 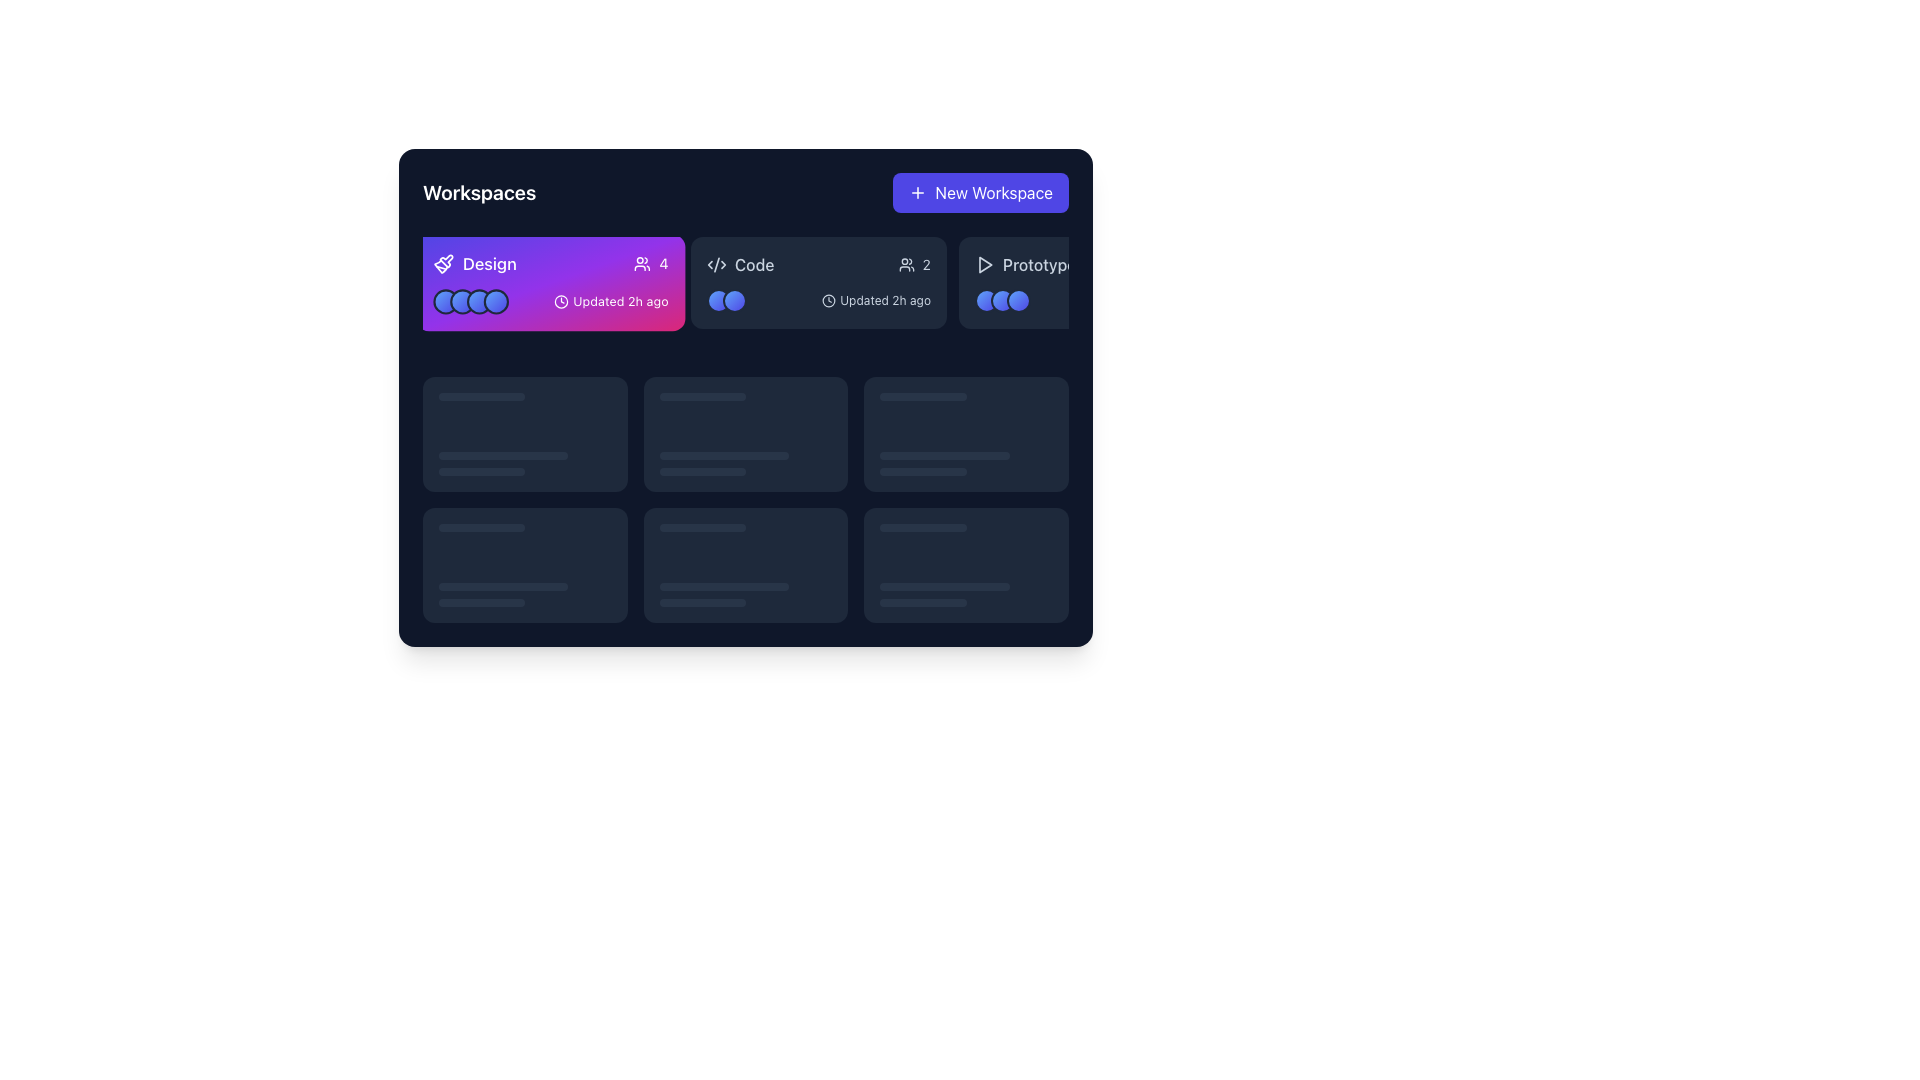 What do you see at coordinates (723, 456) in the screenshot?
I see `the first loading bar, which has a dark slate-gray background and rounded edges, located above its sibling element in the second row of blocks` at bounding box center [723, 456].